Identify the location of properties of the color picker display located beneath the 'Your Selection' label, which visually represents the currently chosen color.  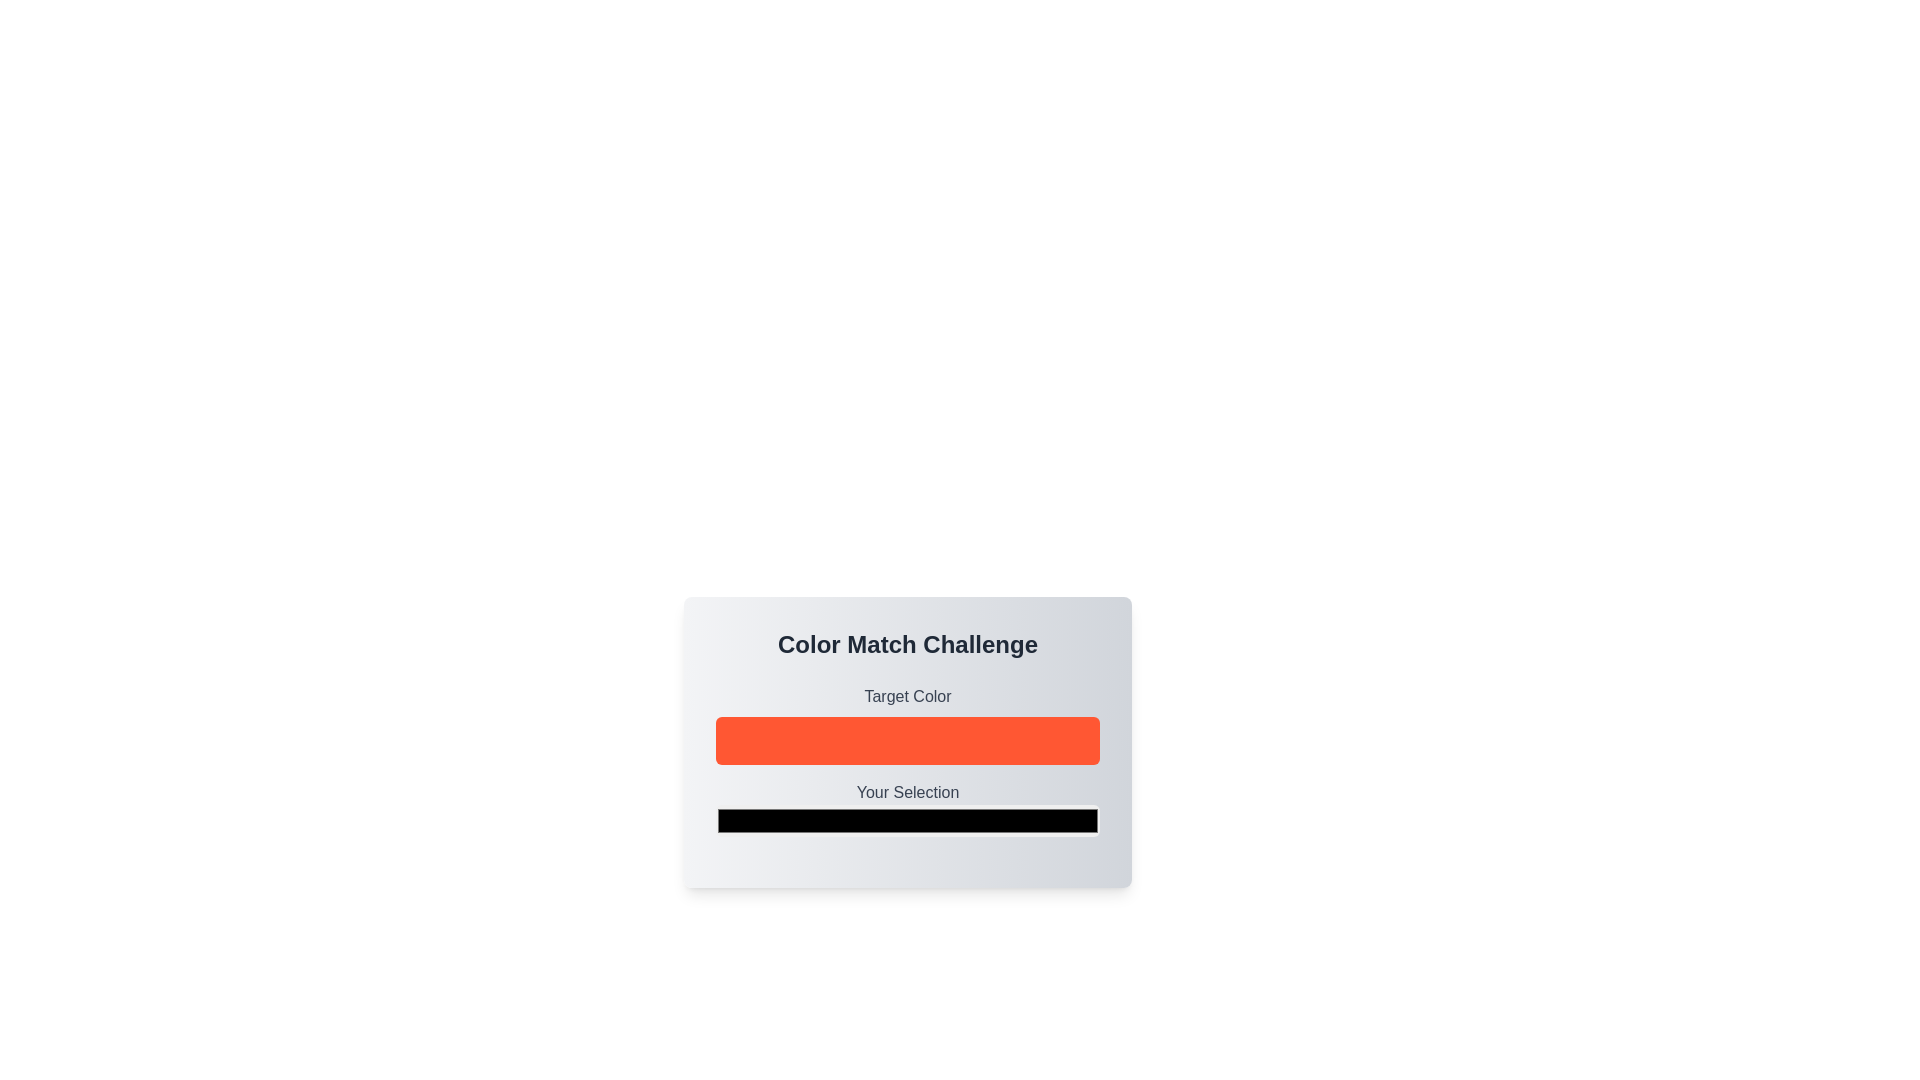
(906, 821).